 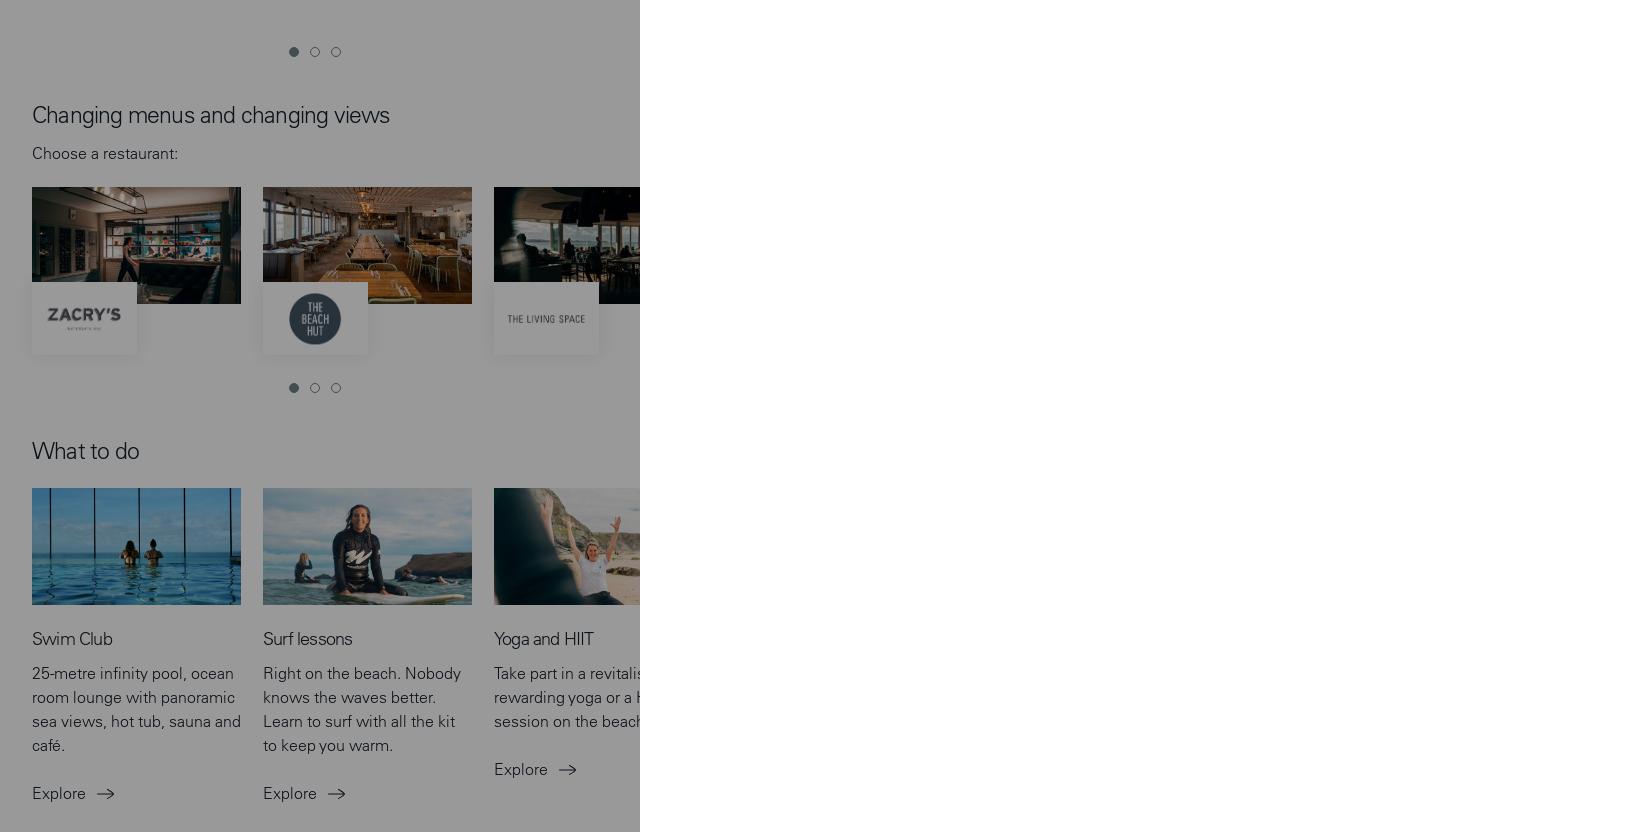 I want to click on 'We'd love to keep in touch and send you the latest offers, news, events, competitions and offers from the Bay. Sign up to receive our e-newsletter.', so click(x=290, y=578).